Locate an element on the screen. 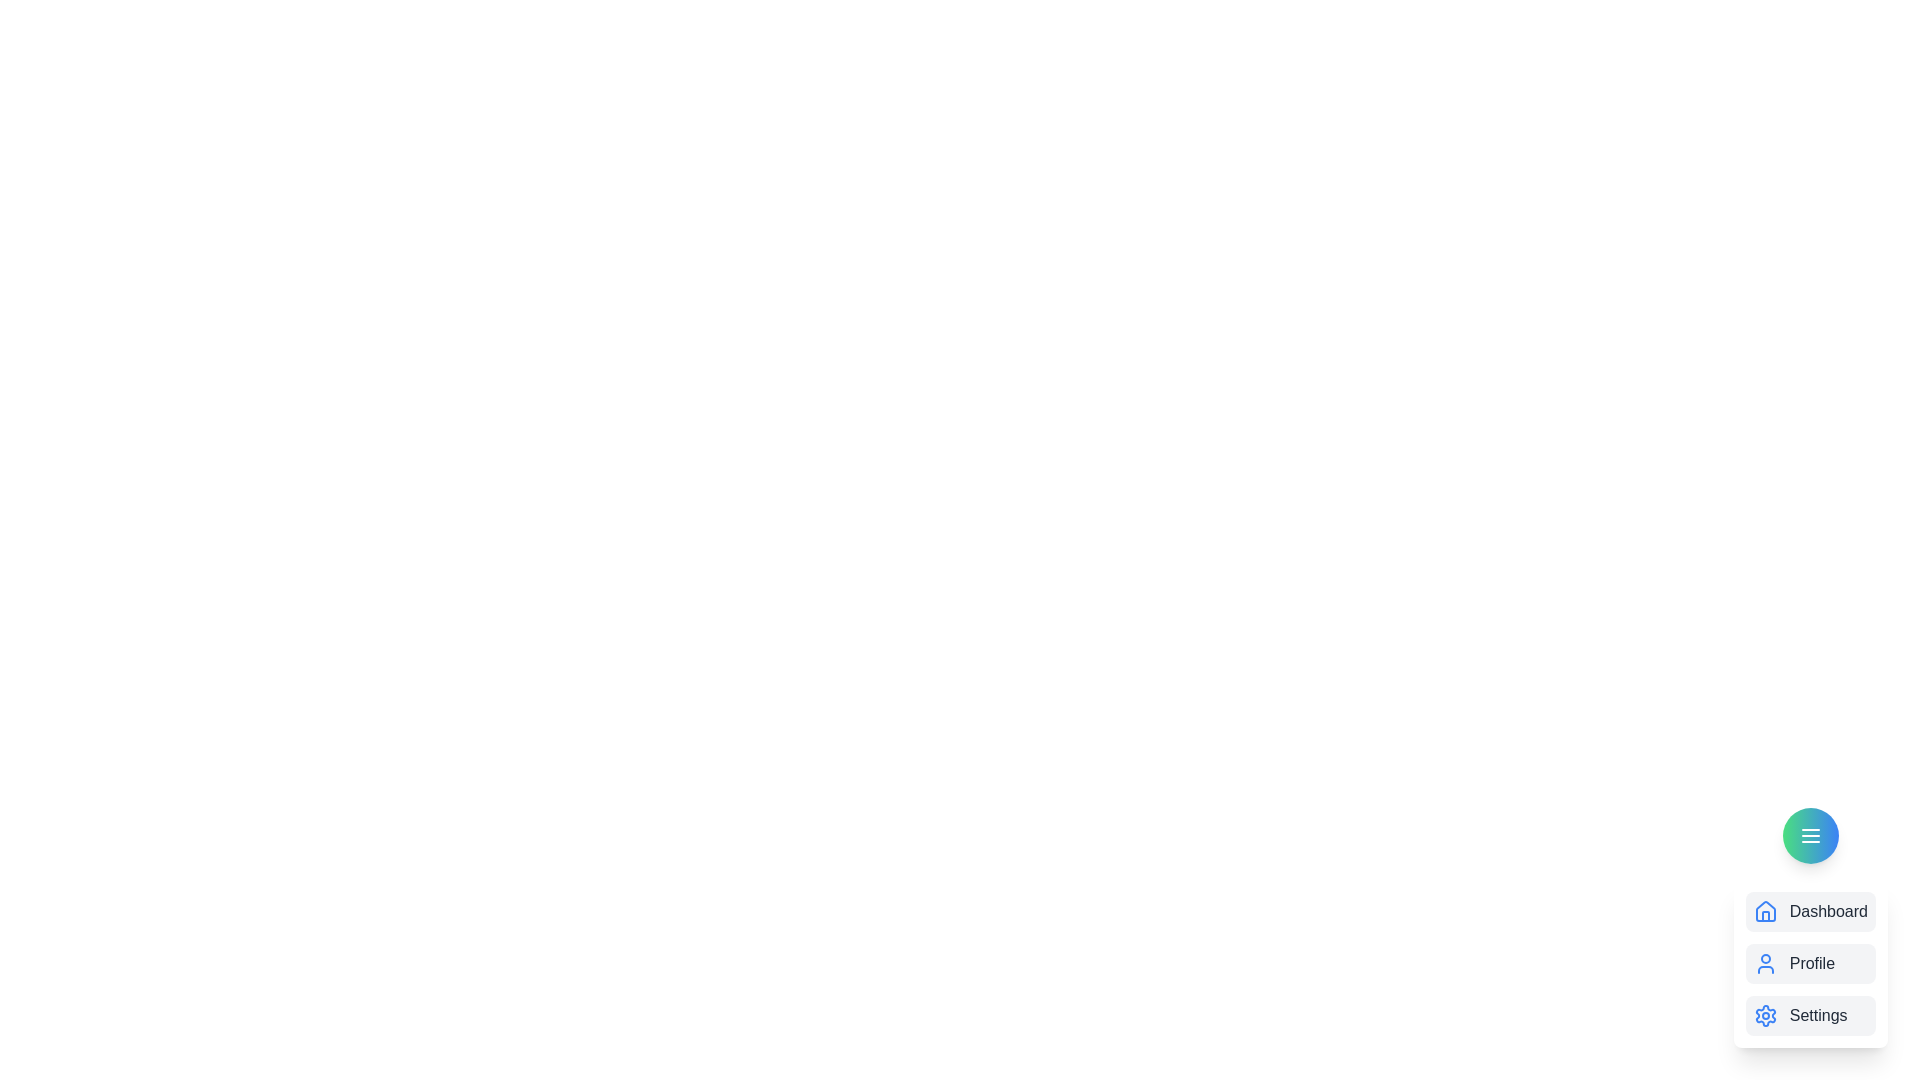 This screenshot has height=1080, width=1920. the Dashboard from the menu options is located at coordinates (1810, 911).